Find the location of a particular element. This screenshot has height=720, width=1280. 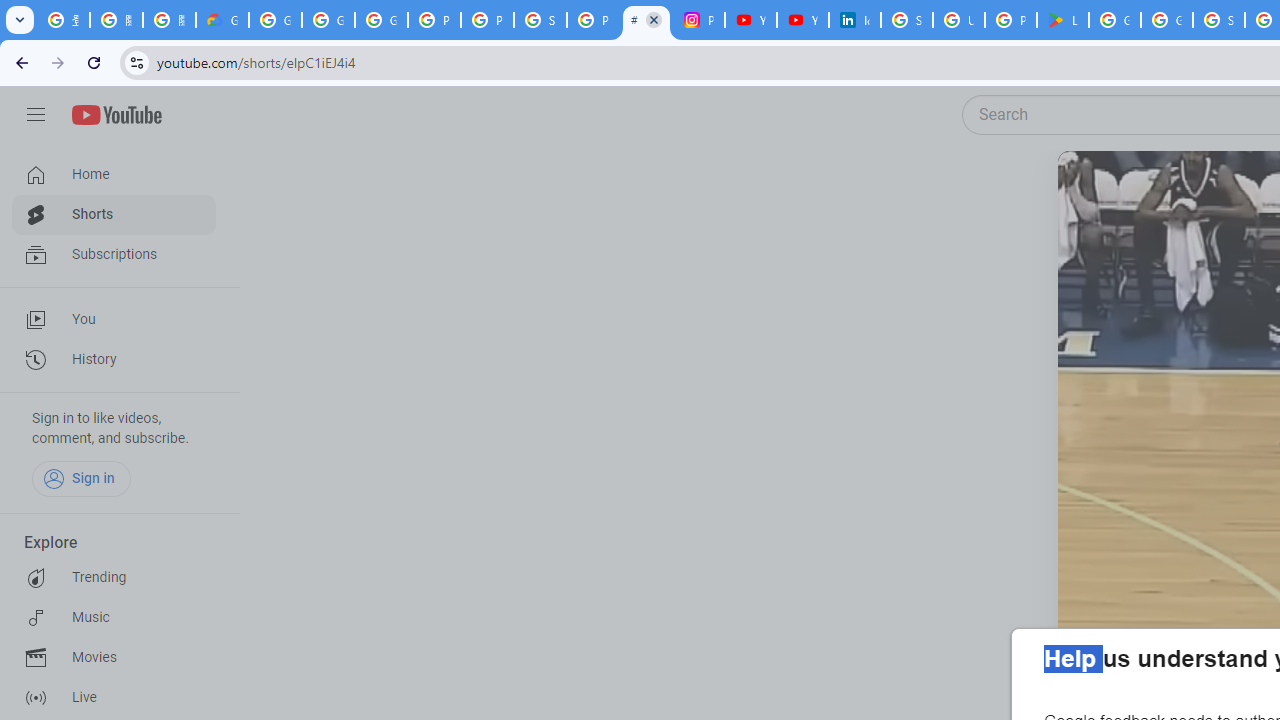

'Music' is located at coordinates (112, 617).